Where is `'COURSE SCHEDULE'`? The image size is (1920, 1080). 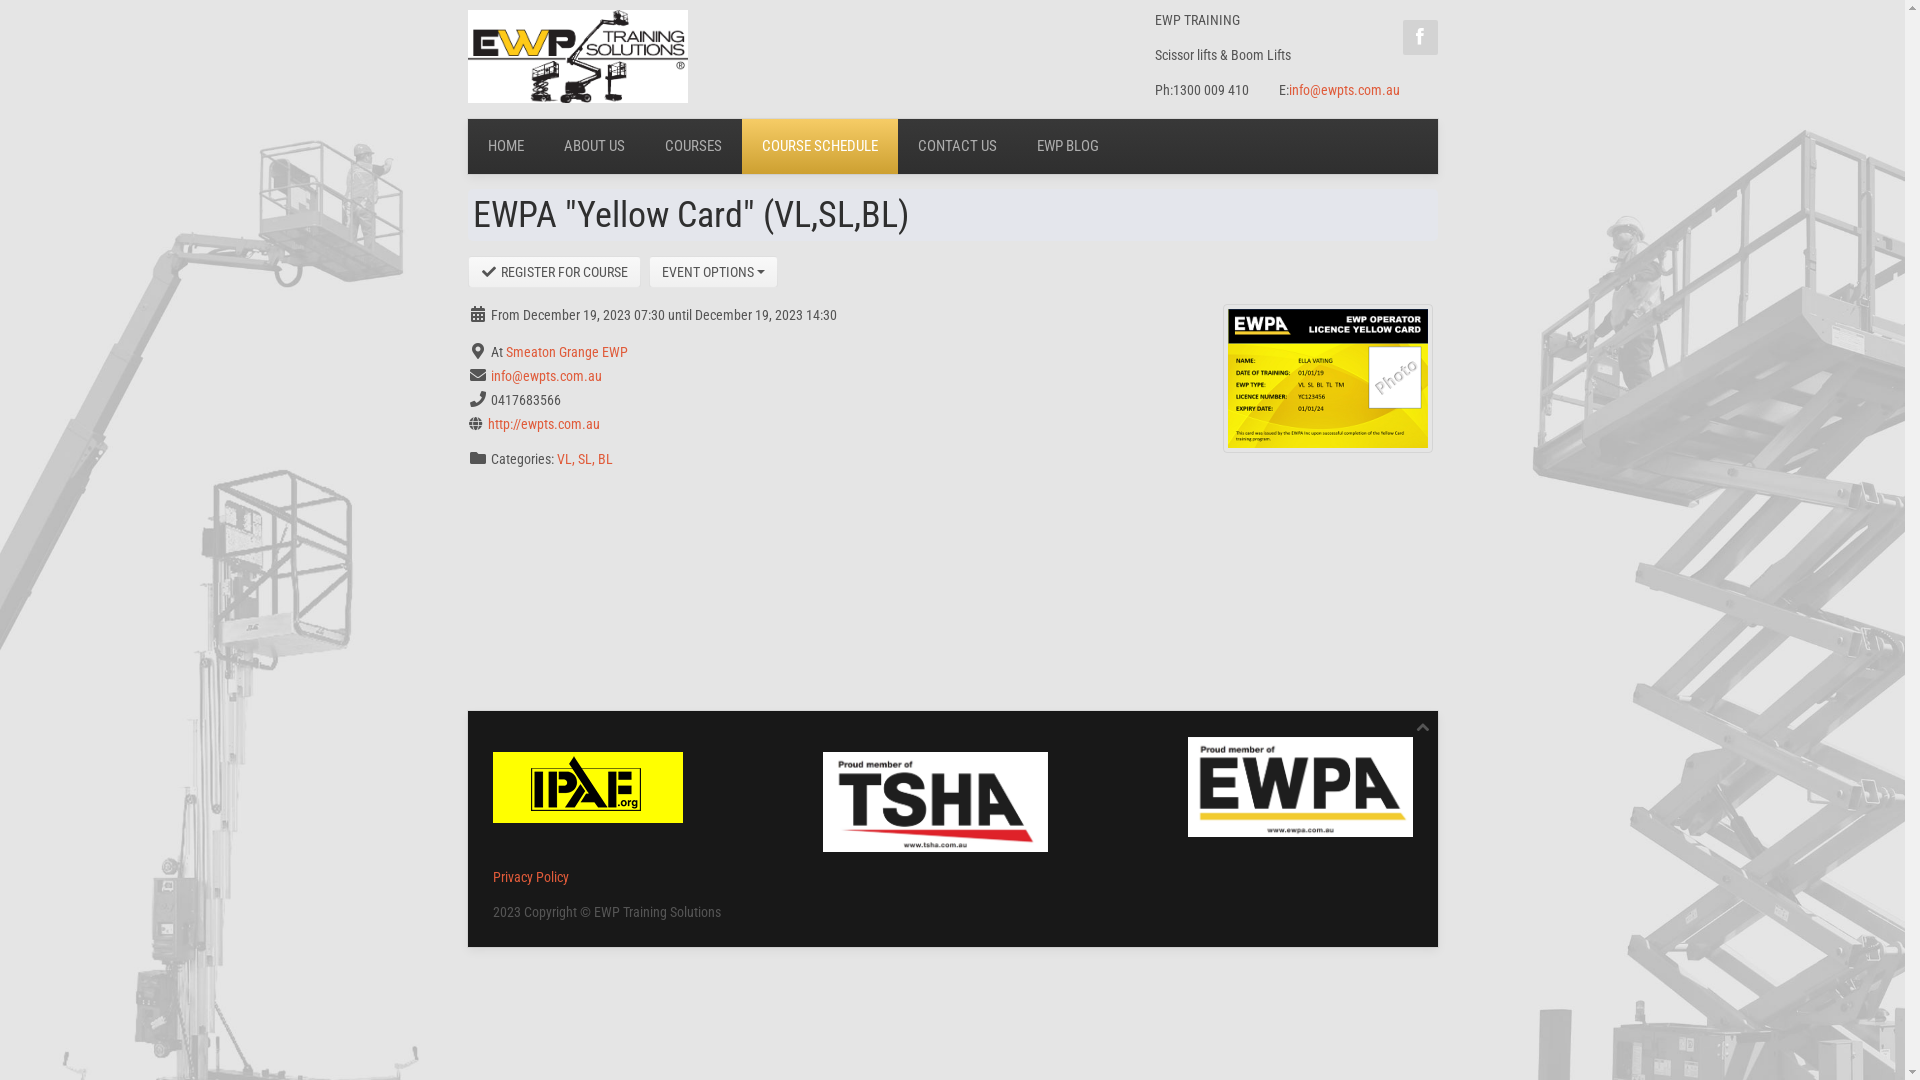 'COURSE SCHEDULE' is located at coordinates (820, 145).